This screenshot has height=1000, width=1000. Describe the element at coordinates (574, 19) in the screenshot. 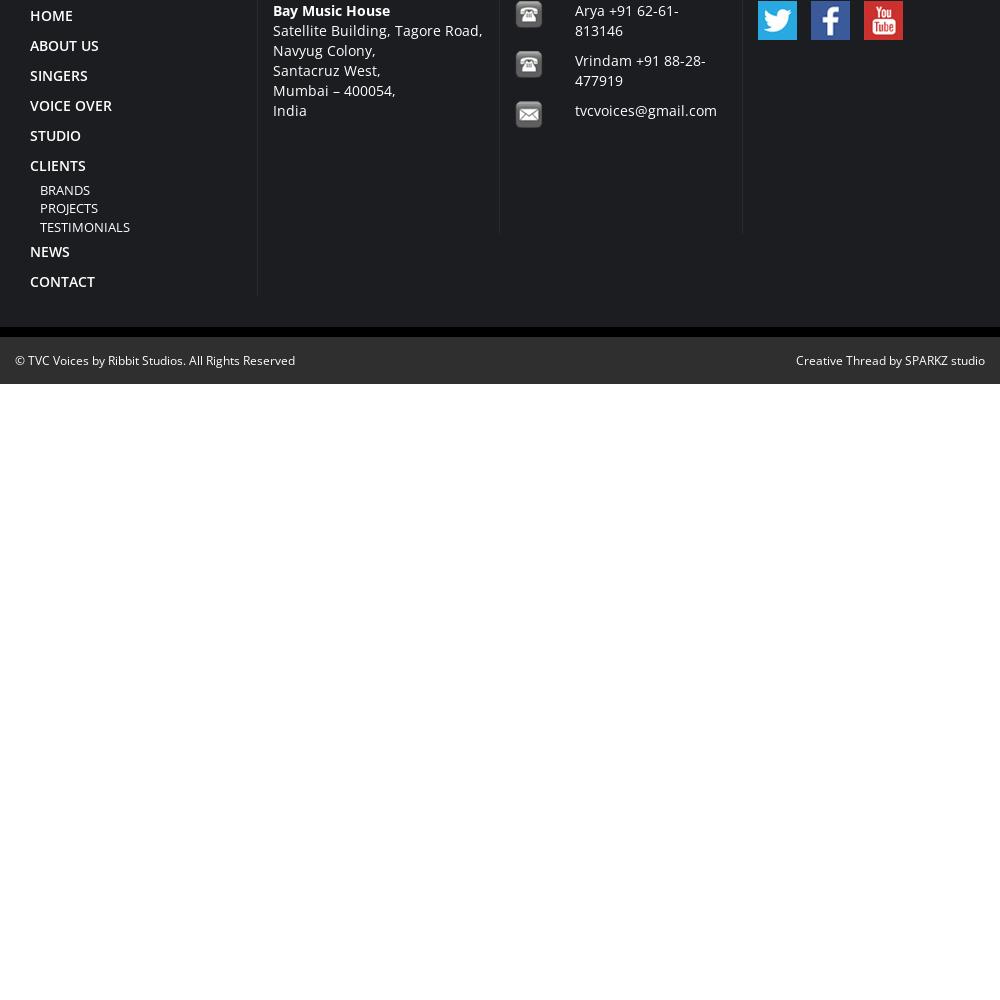

I see `'Arya +91 62-61-813146'` at that location.